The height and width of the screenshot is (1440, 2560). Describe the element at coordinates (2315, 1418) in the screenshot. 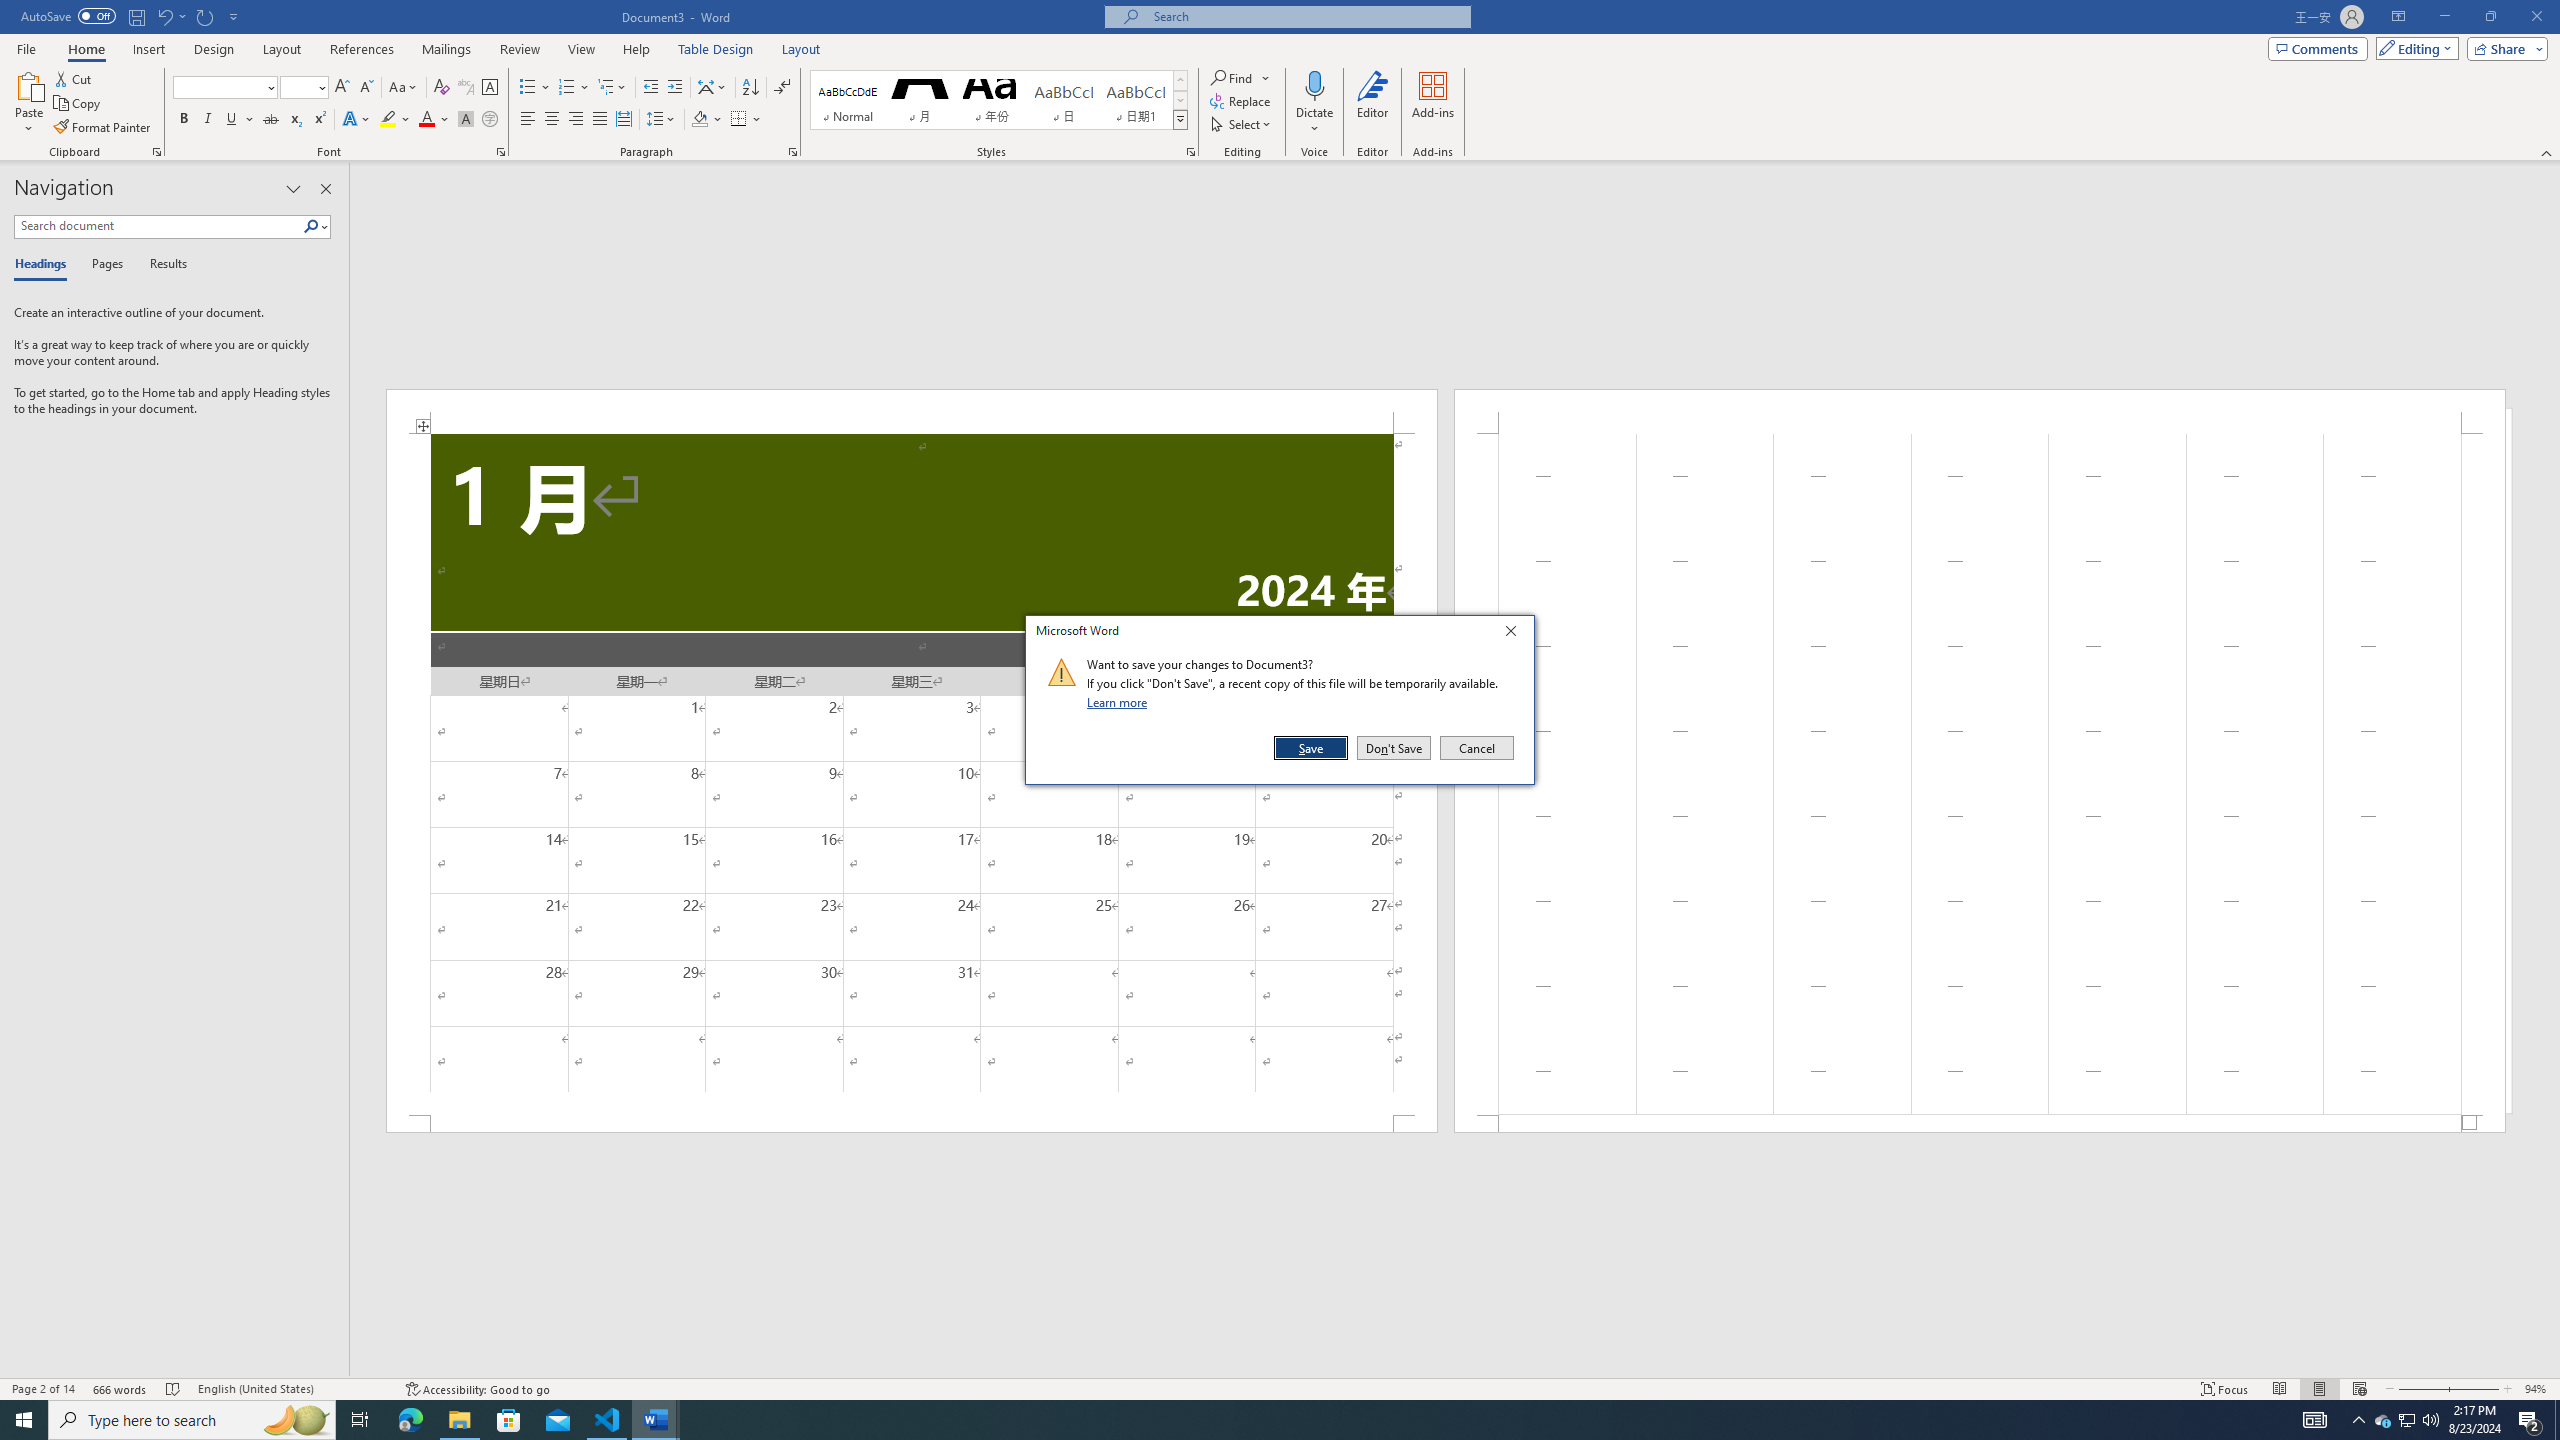

I see `'AutomationID: 4105'` at that location.